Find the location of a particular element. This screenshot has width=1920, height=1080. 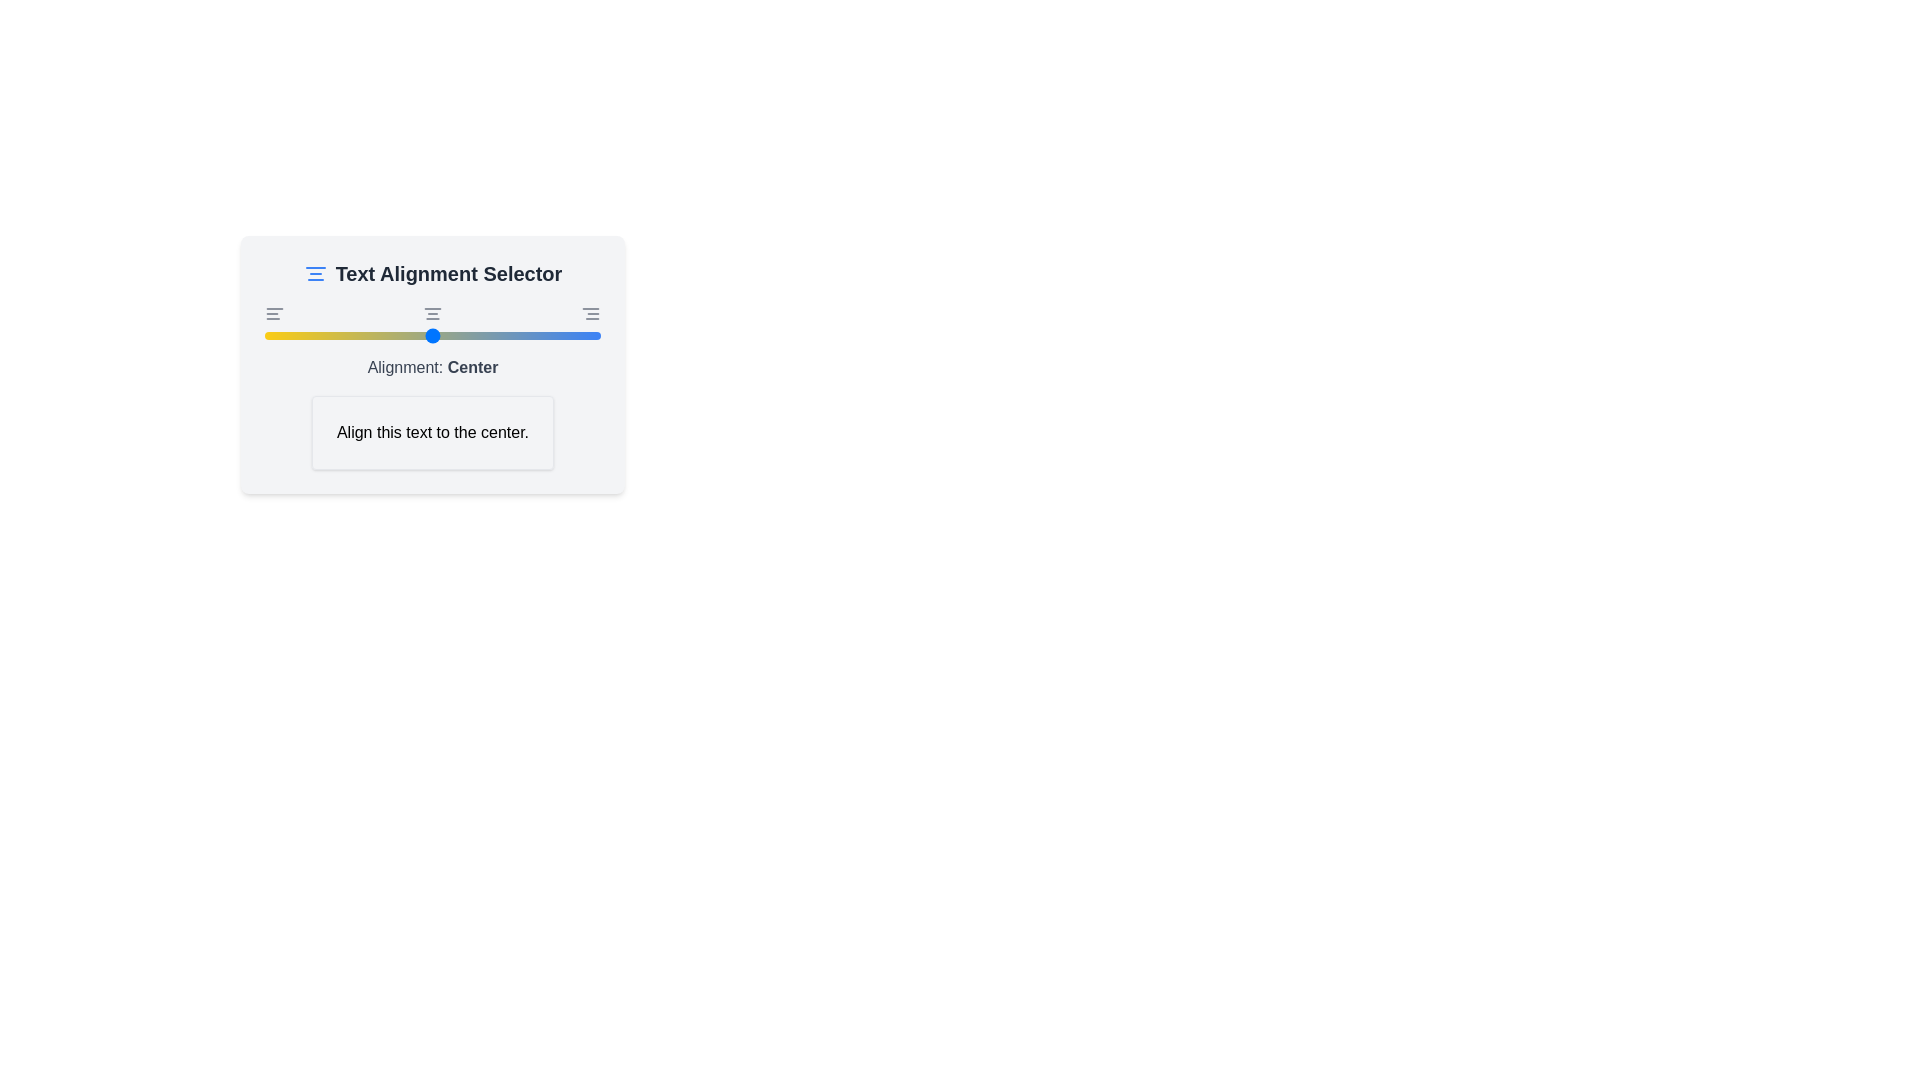

the alignment icon to set alignment to left is located at coordinates (273, 313).